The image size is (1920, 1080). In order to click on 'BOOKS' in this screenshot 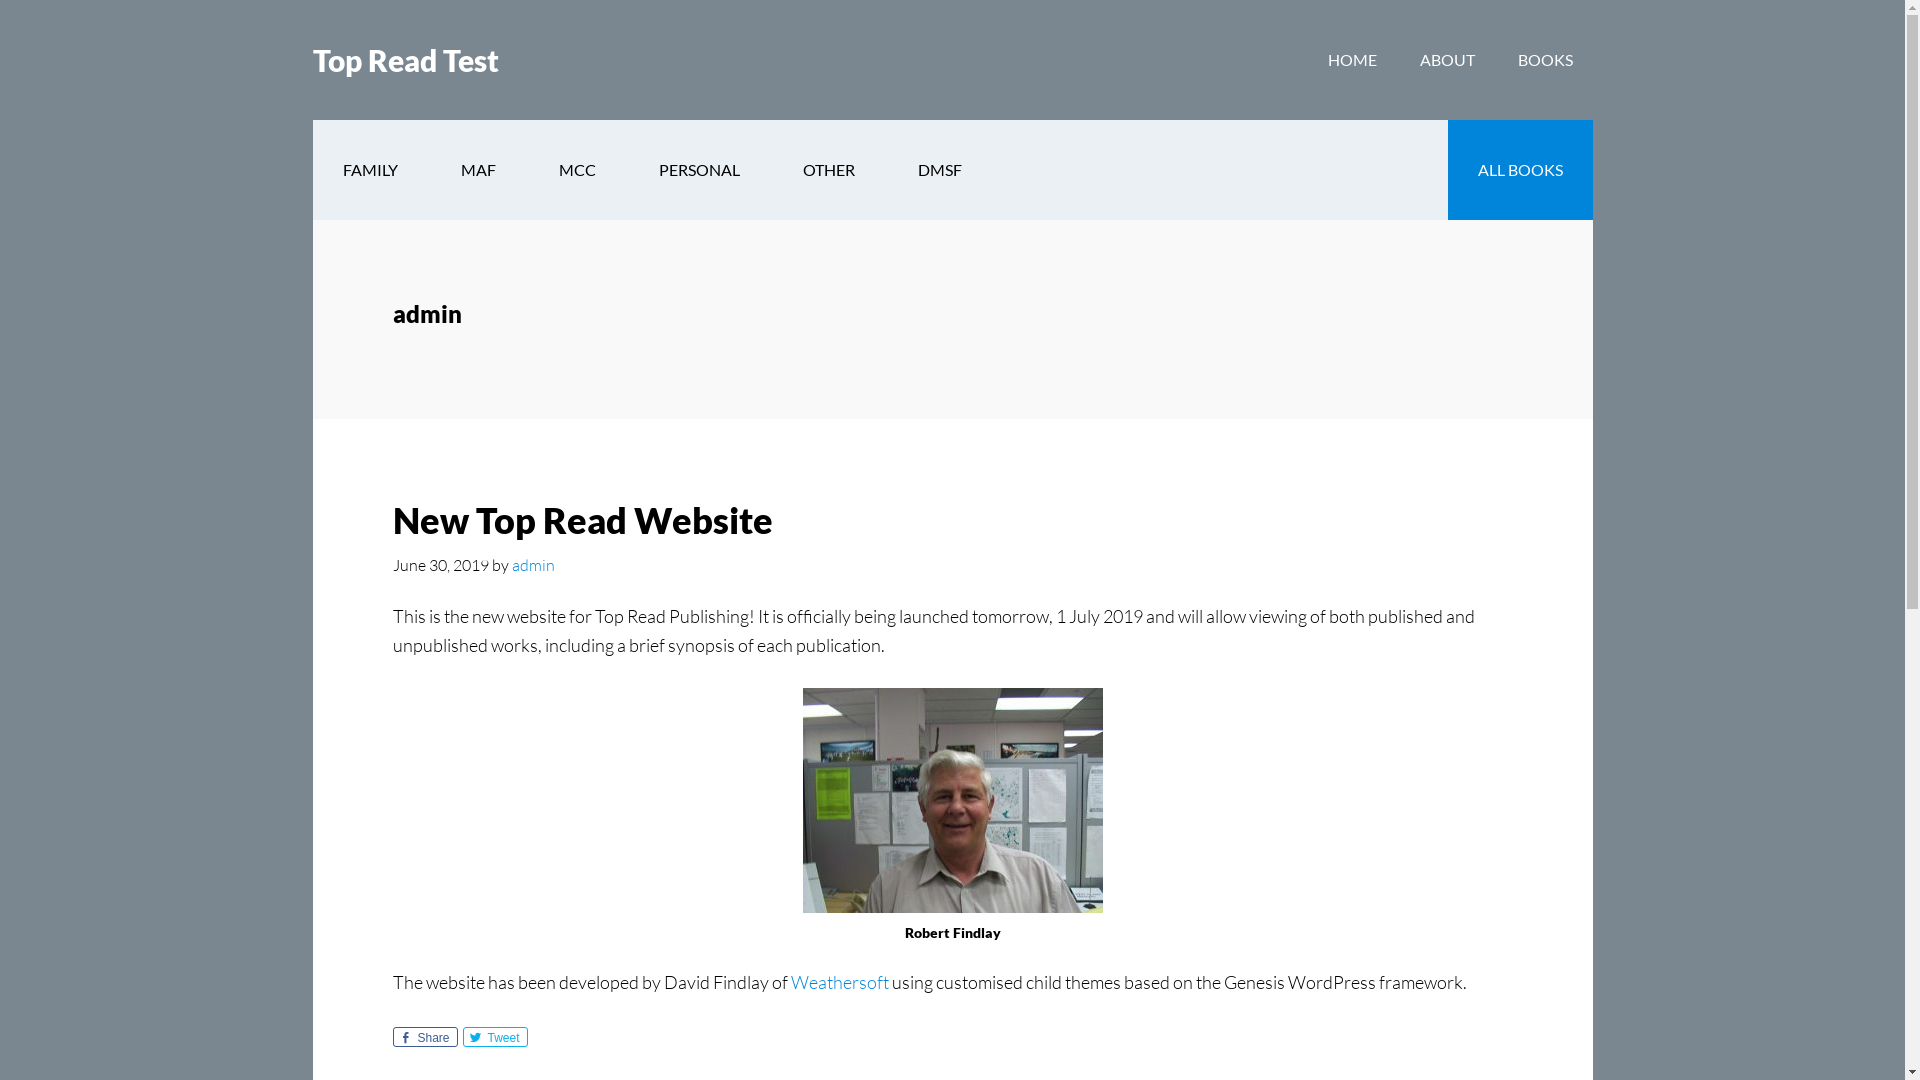, I will do `click(1544, 59)`.